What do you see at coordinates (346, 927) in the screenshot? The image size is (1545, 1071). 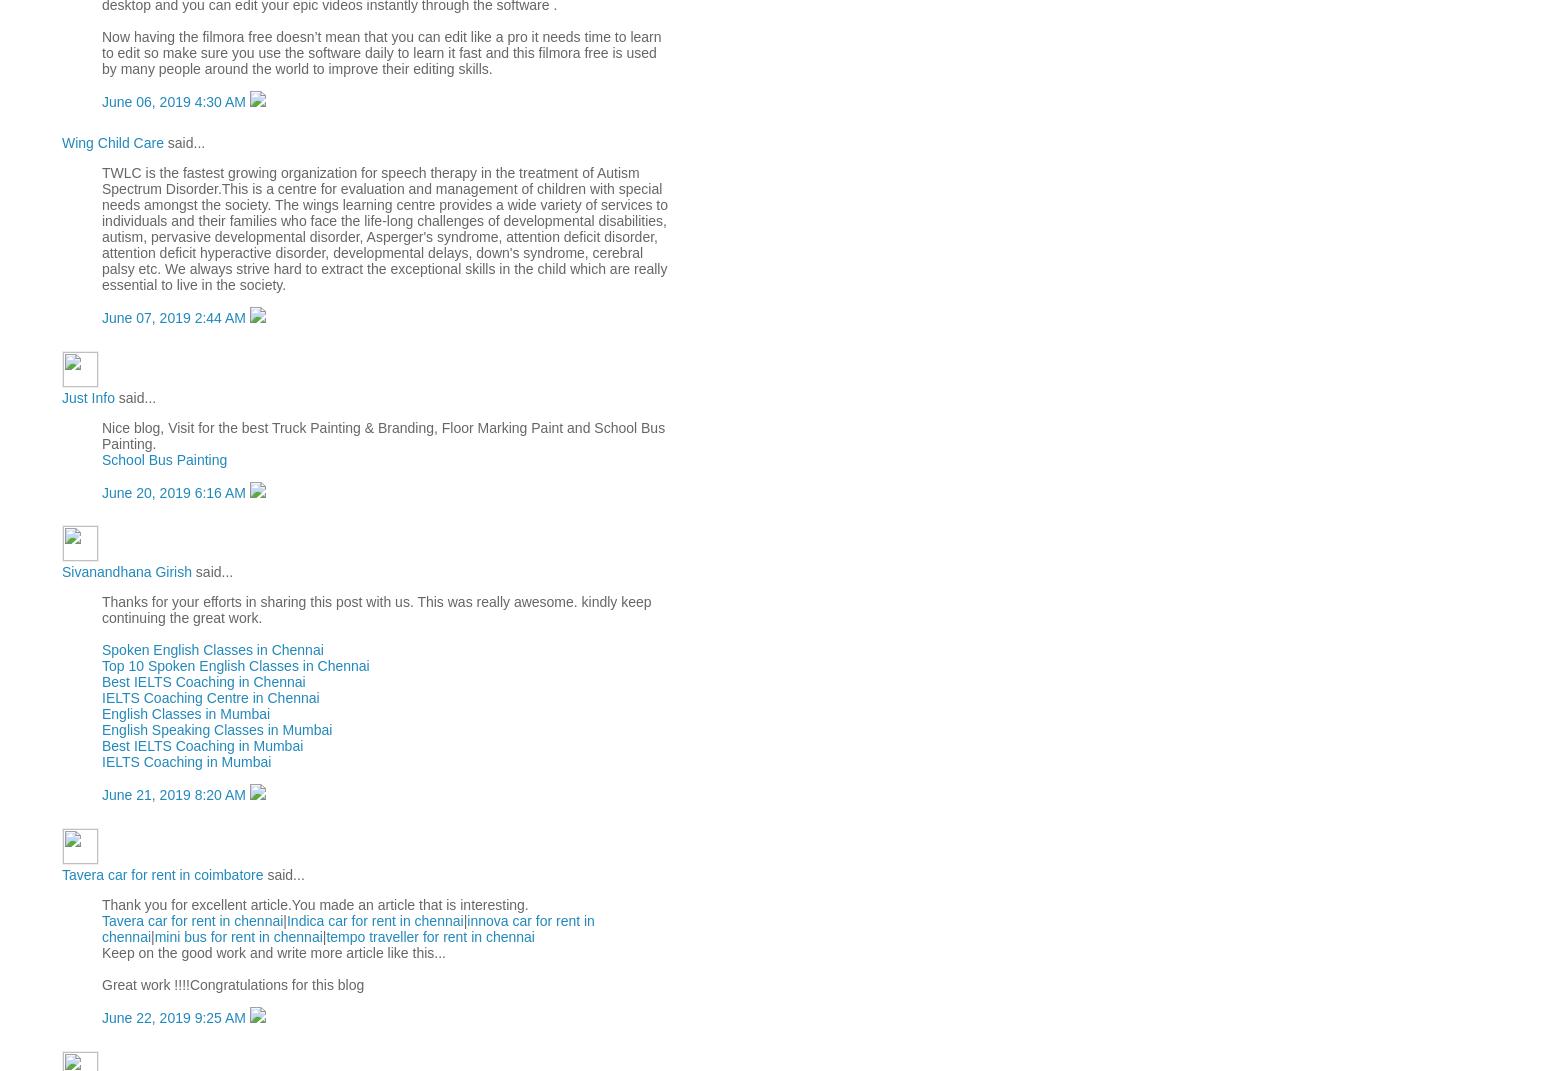 I see `'innova car for rent in chennai'` at bounding box center [346, 927].